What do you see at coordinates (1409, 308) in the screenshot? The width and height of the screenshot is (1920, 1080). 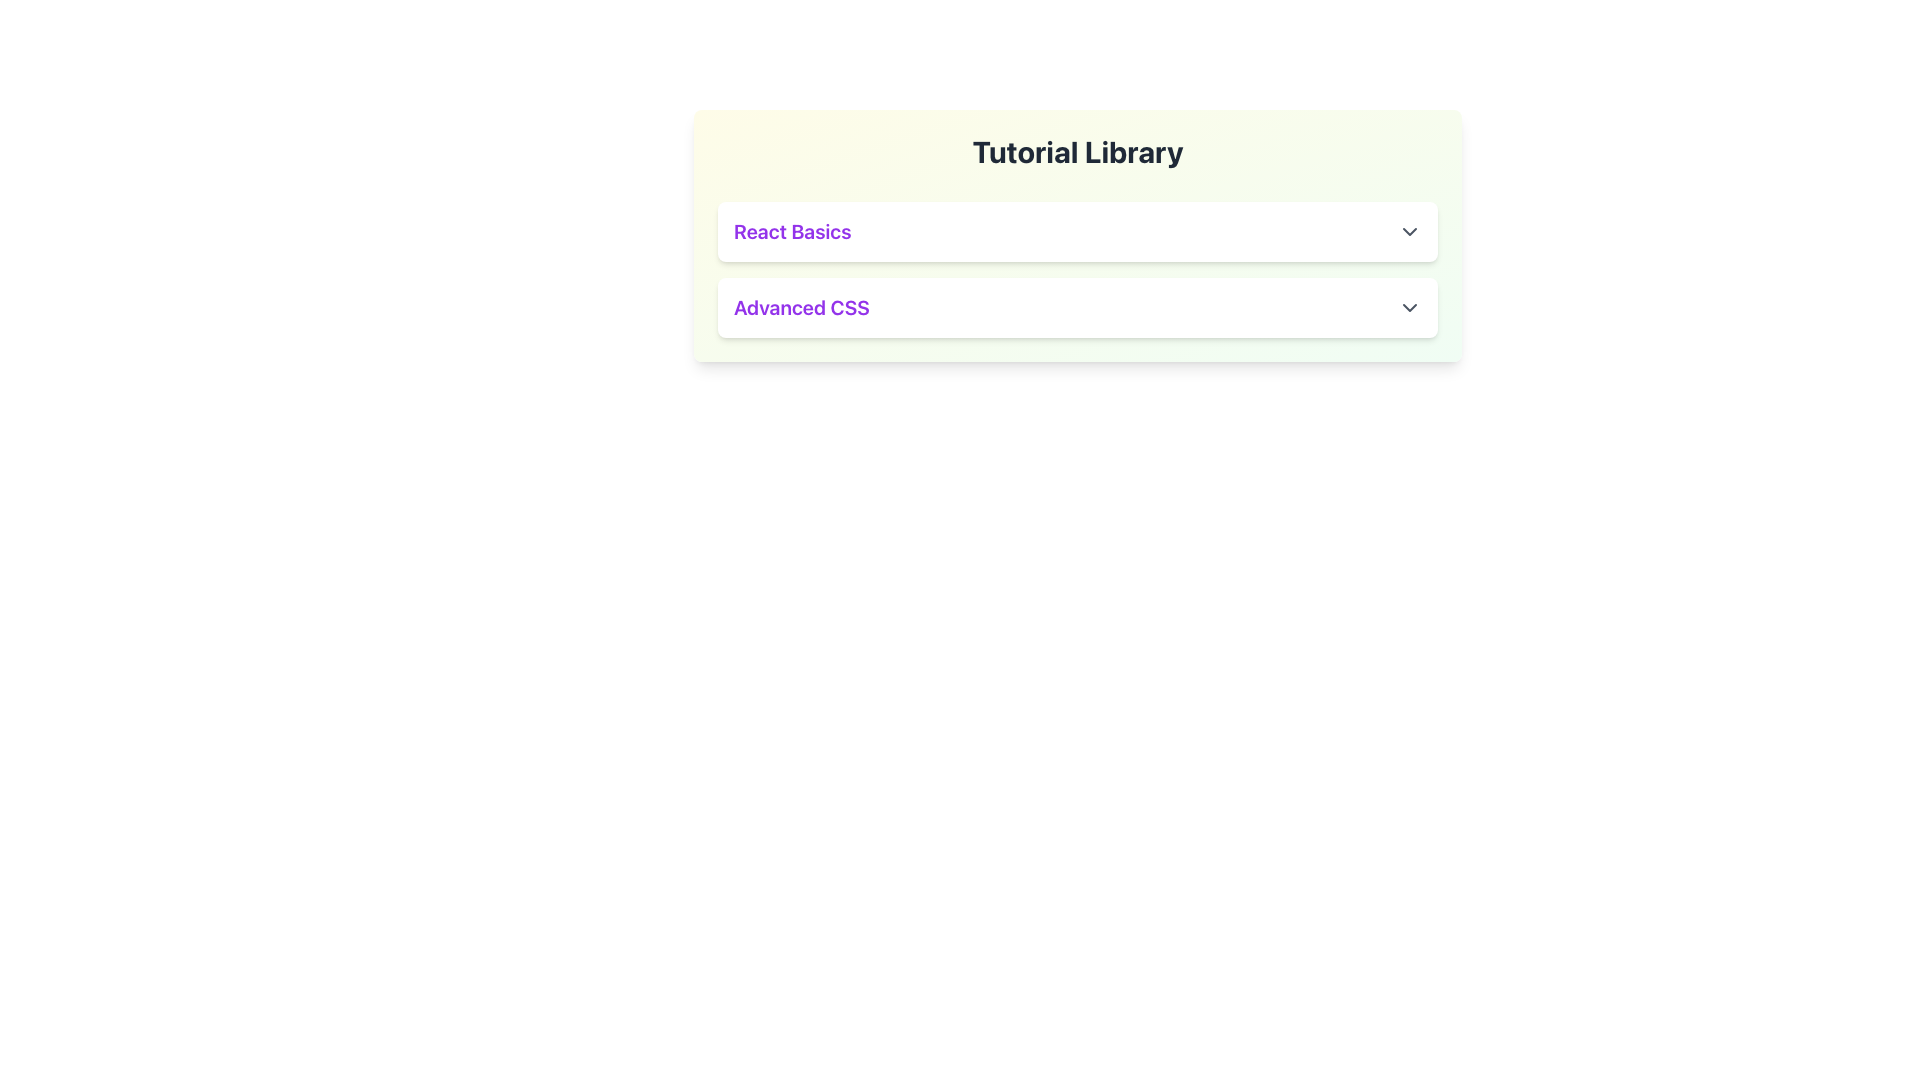 I see `the downward-facing chevron icon styled in dark gray, located to the right of the 'Advanced CSS' text` at bounding box center [1409, 308].